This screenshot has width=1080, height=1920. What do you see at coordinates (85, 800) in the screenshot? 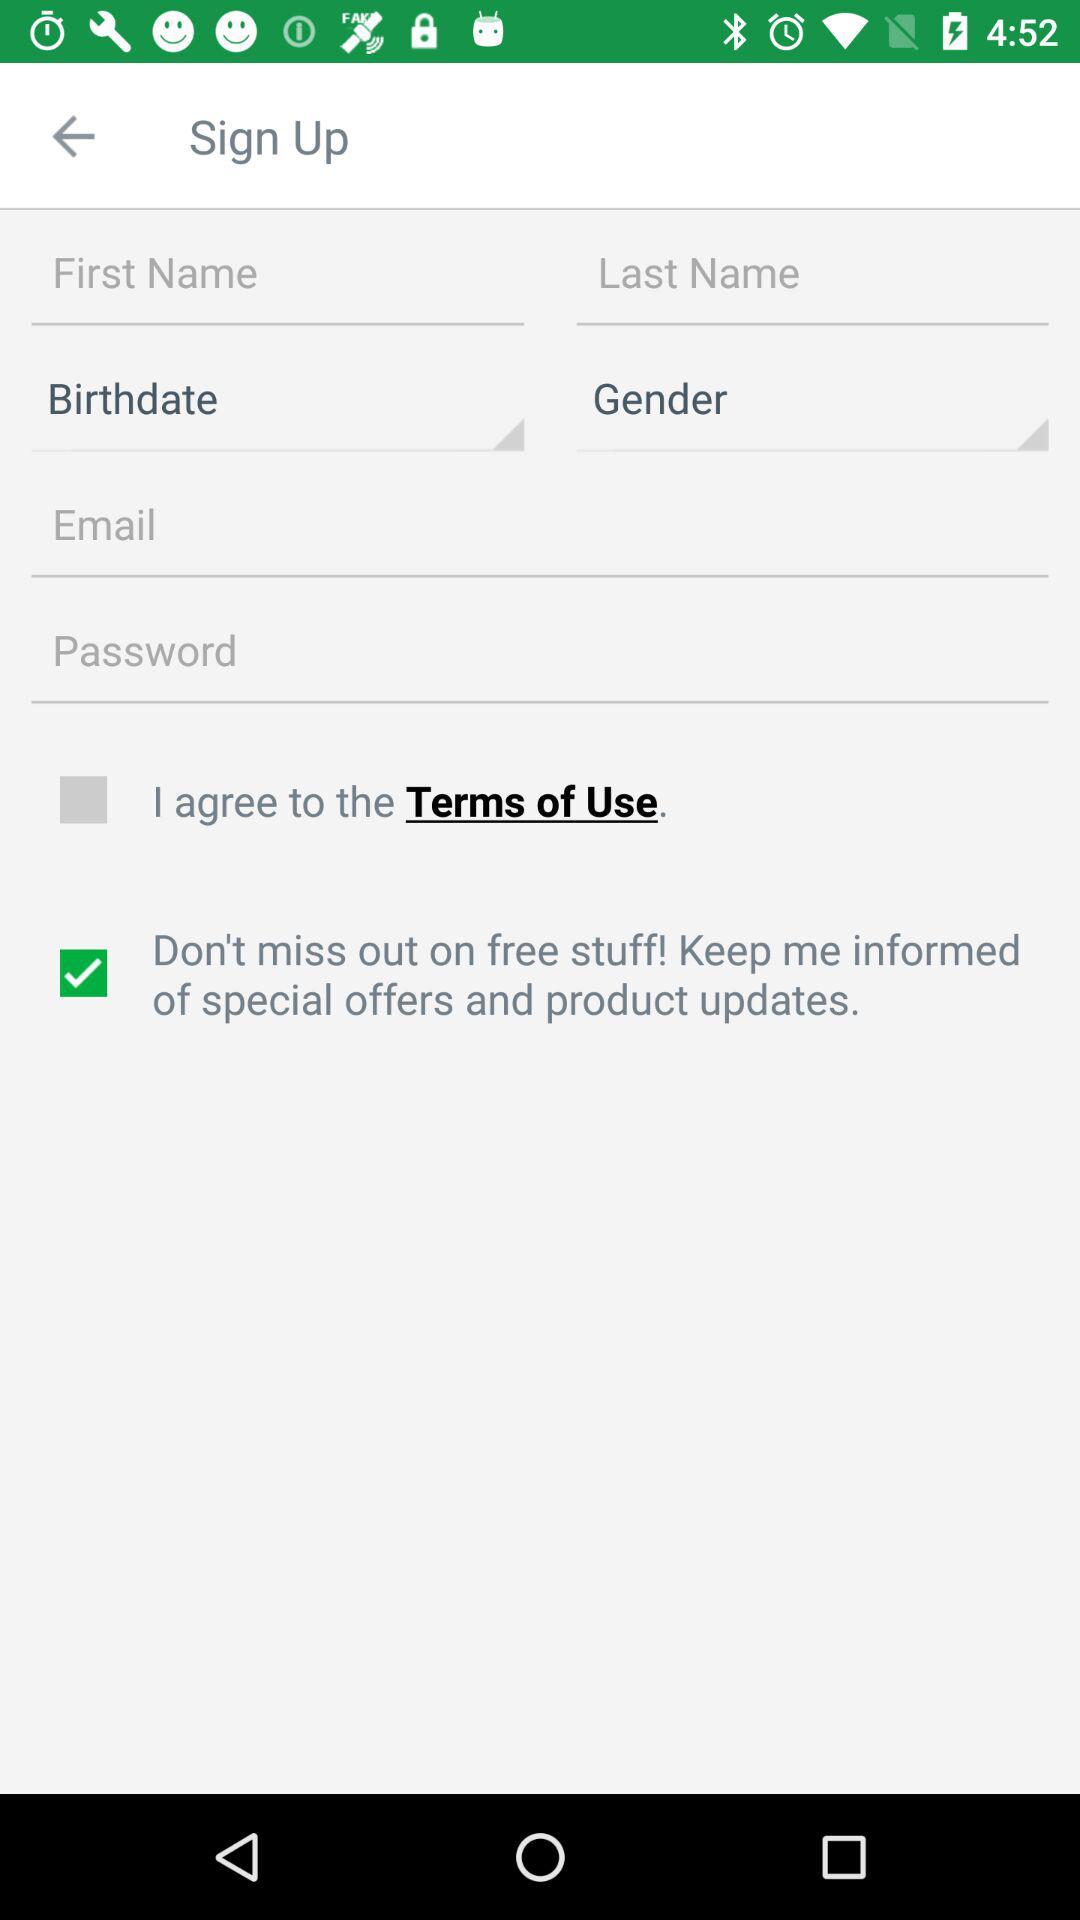
I see `check the agree box` at bounding box center [85, 800].